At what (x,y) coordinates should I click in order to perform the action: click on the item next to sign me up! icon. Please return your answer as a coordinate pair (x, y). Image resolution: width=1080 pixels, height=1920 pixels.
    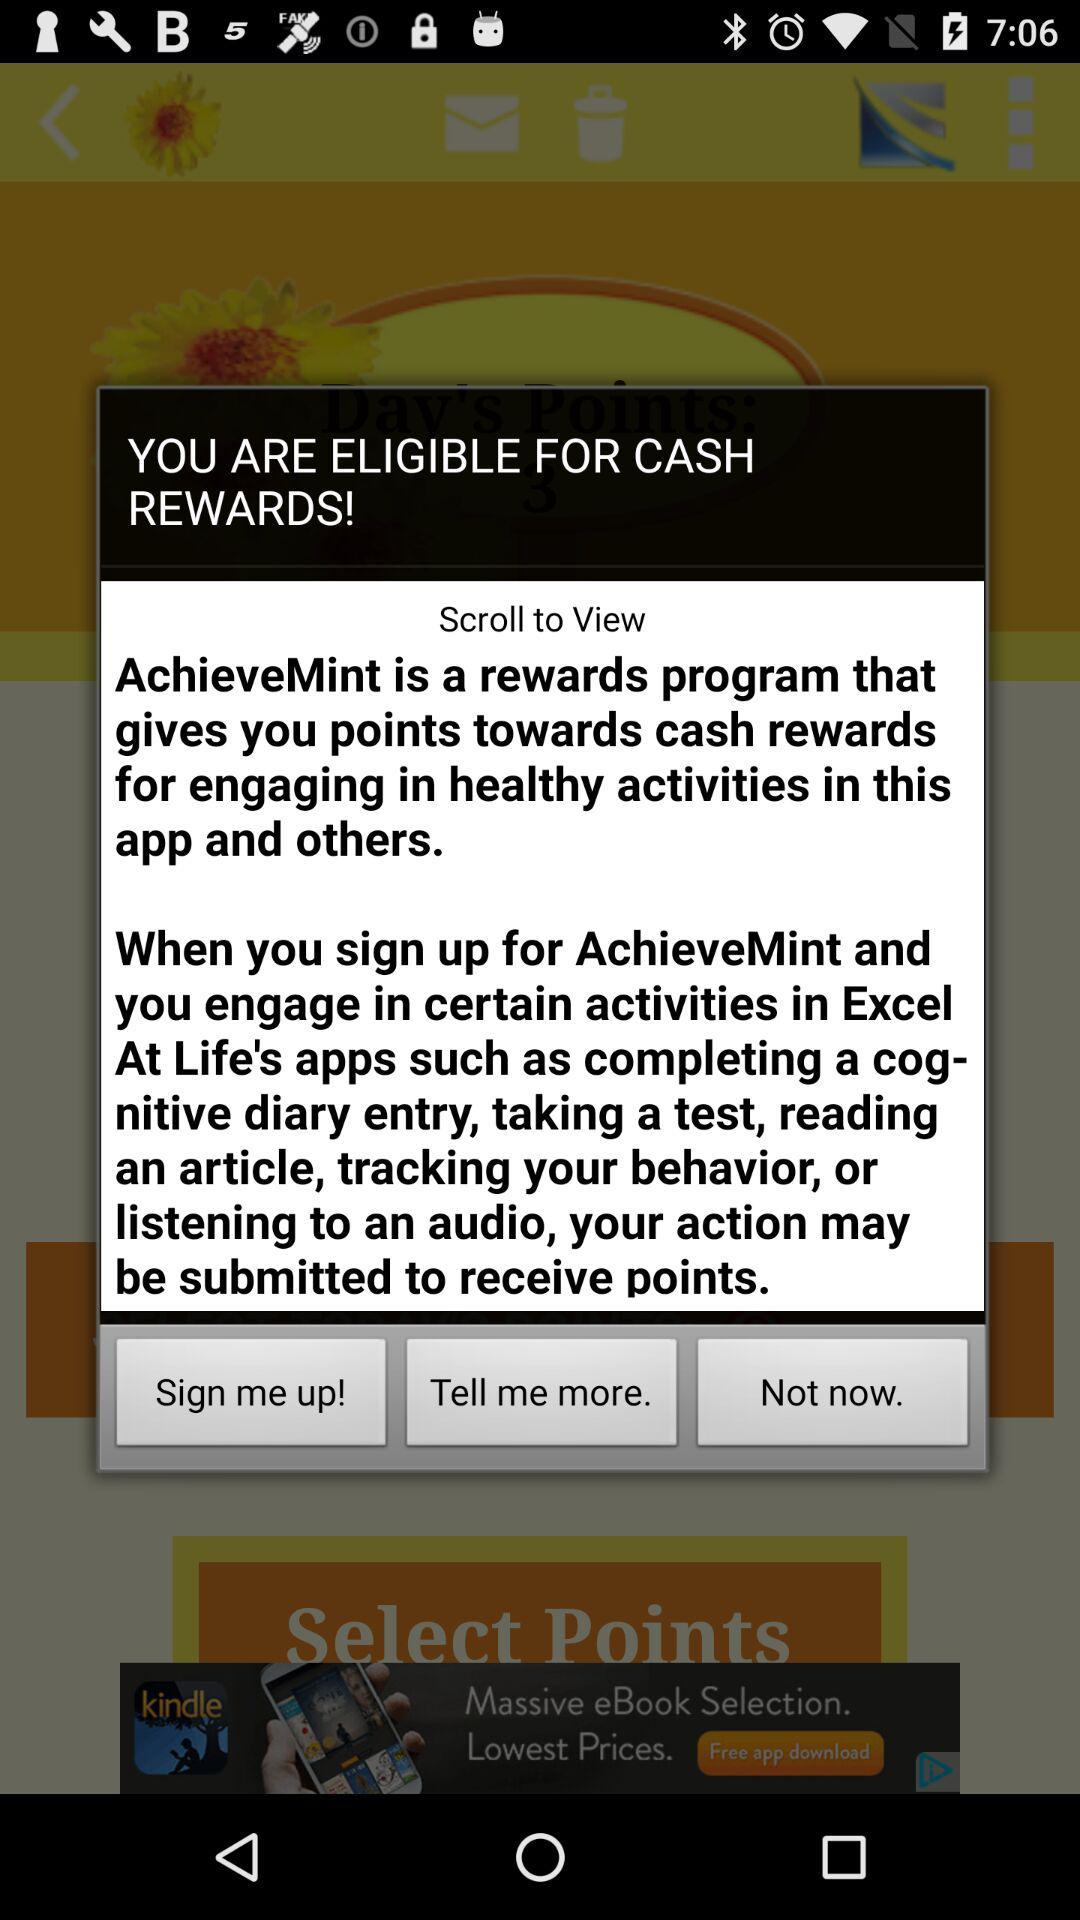
    Looking at the image, I should click on (542, 1396).